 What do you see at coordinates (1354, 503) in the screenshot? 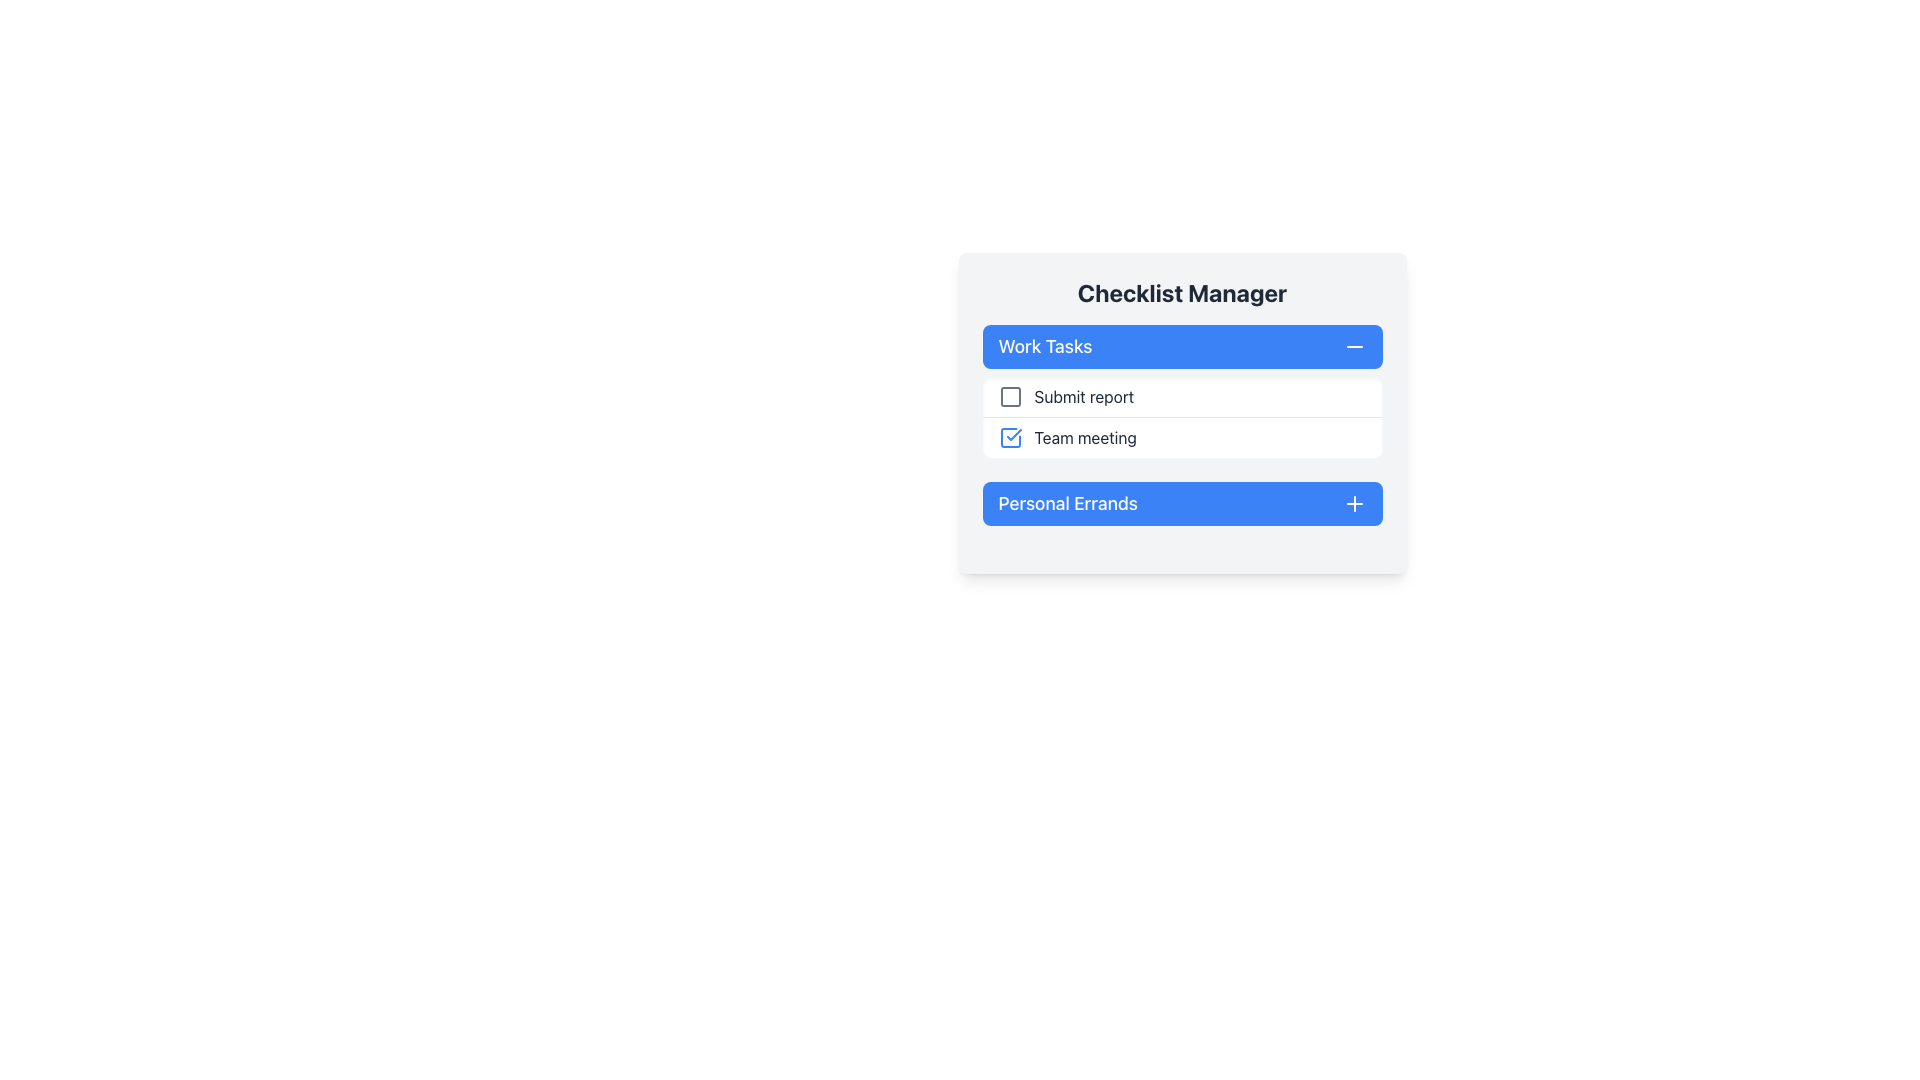
I see `the Icon for adding new items or tasks to the 'Personal Errands' category` at bounding box center [1354, 503].